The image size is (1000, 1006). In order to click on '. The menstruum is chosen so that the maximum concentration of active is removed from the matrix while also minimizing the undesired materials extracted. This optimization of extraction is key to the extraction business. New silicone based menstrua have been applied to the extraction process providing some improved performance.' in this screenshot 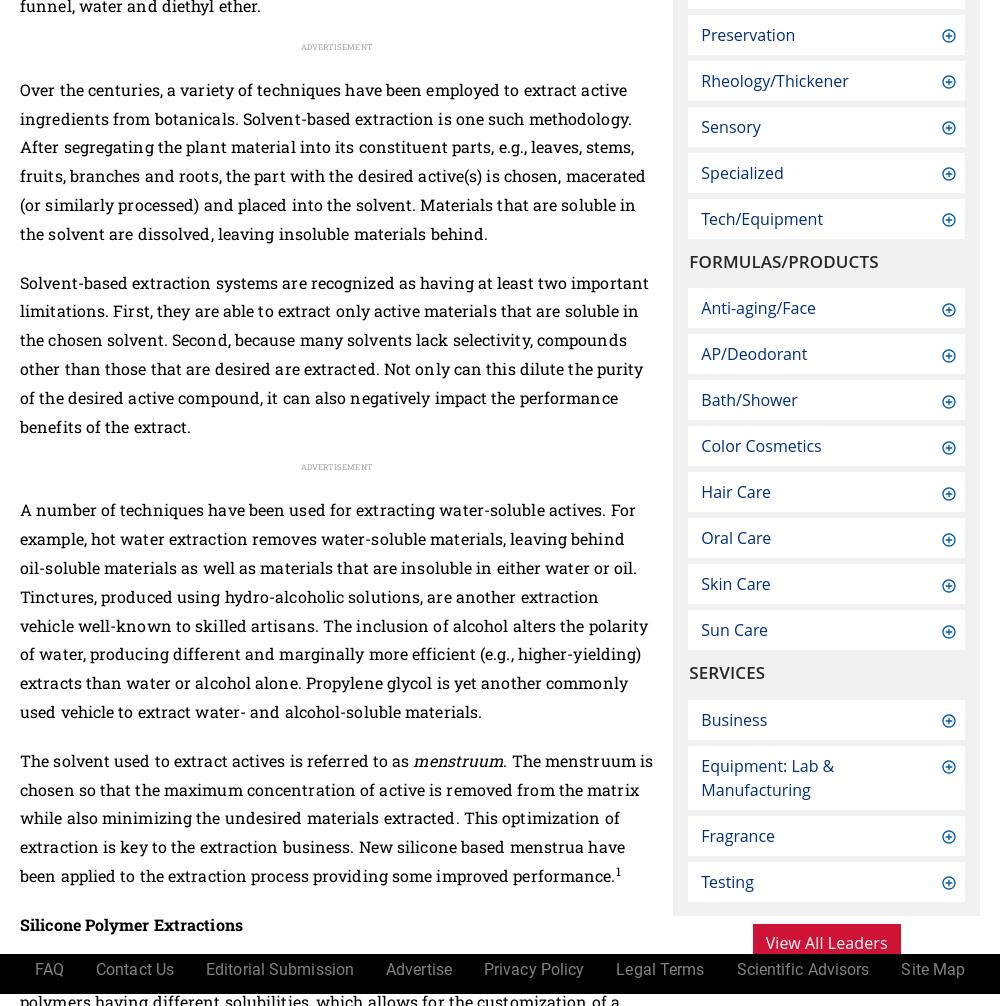, I will do `click(335, 815)`.